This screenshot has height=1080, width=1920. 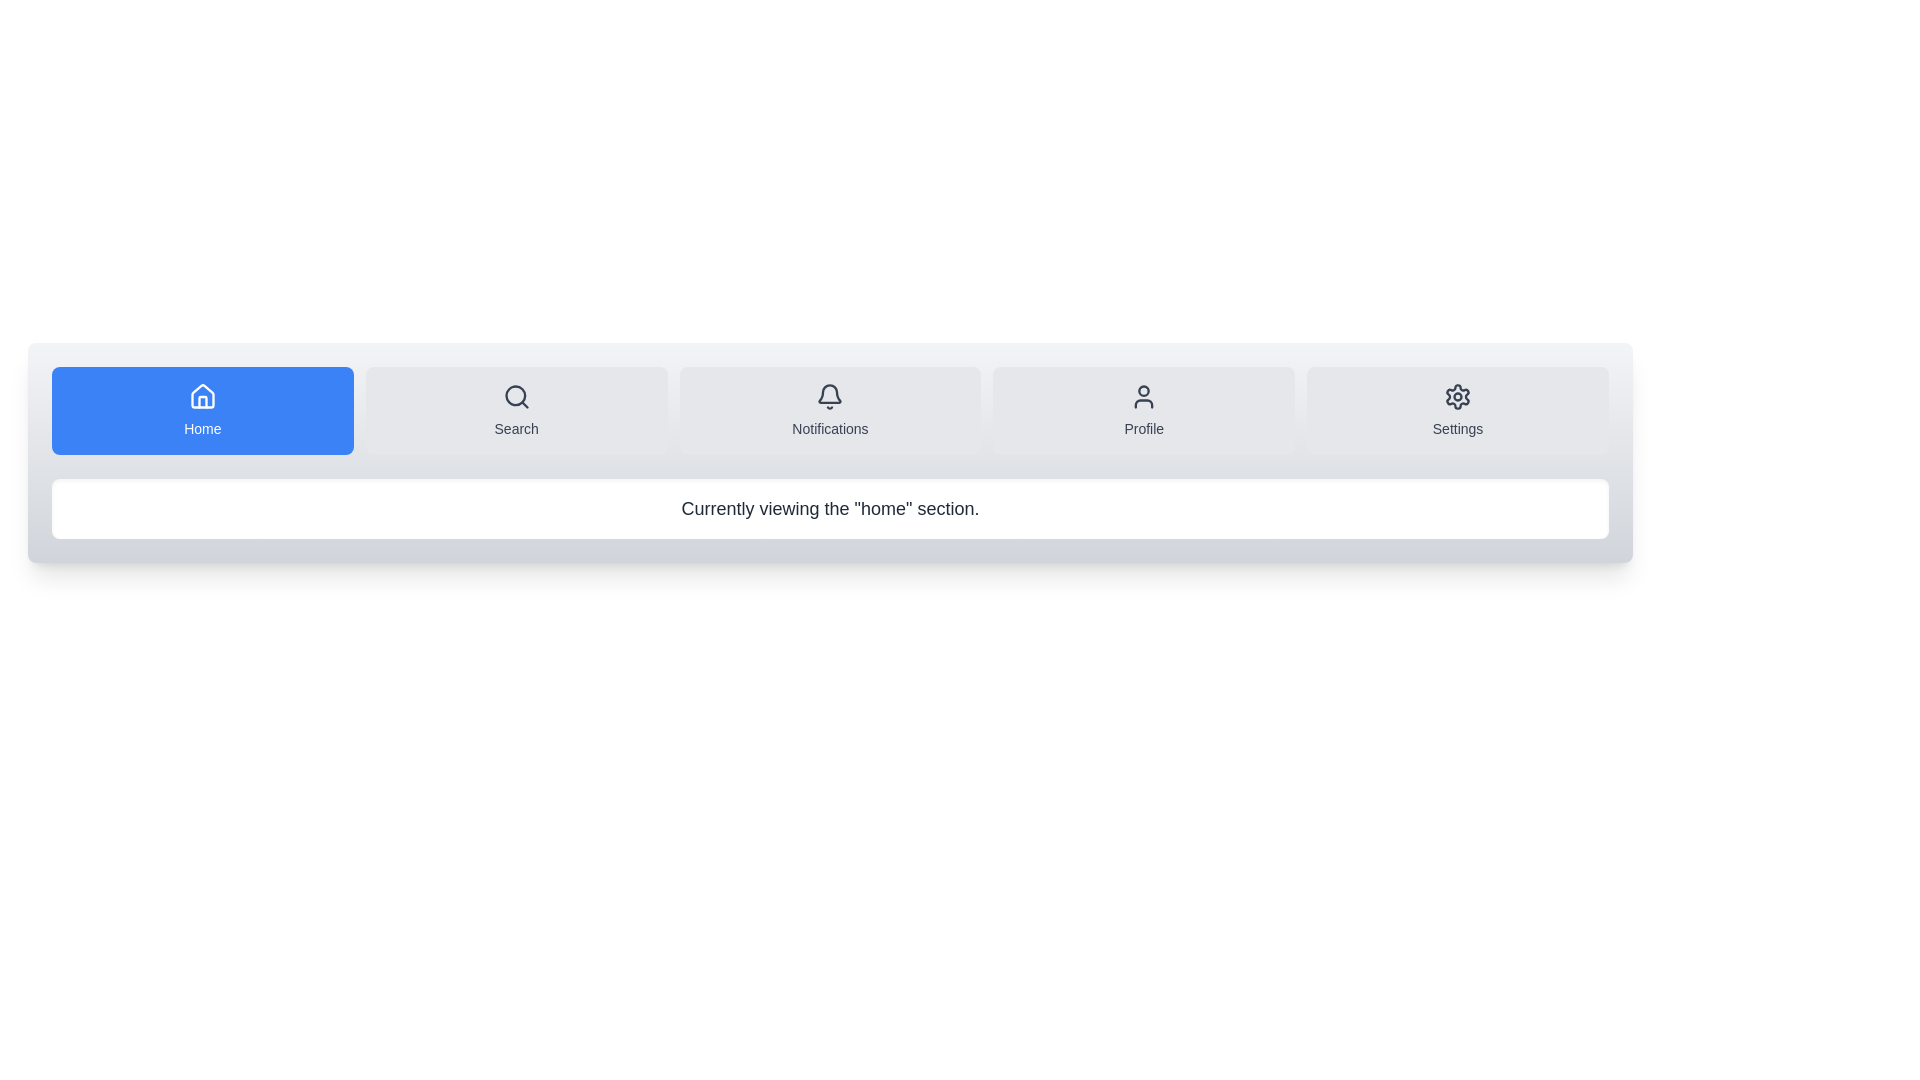 I want to click on the navigational button located in the fourth position of the navigation bar, so click(x=1144, y=410).